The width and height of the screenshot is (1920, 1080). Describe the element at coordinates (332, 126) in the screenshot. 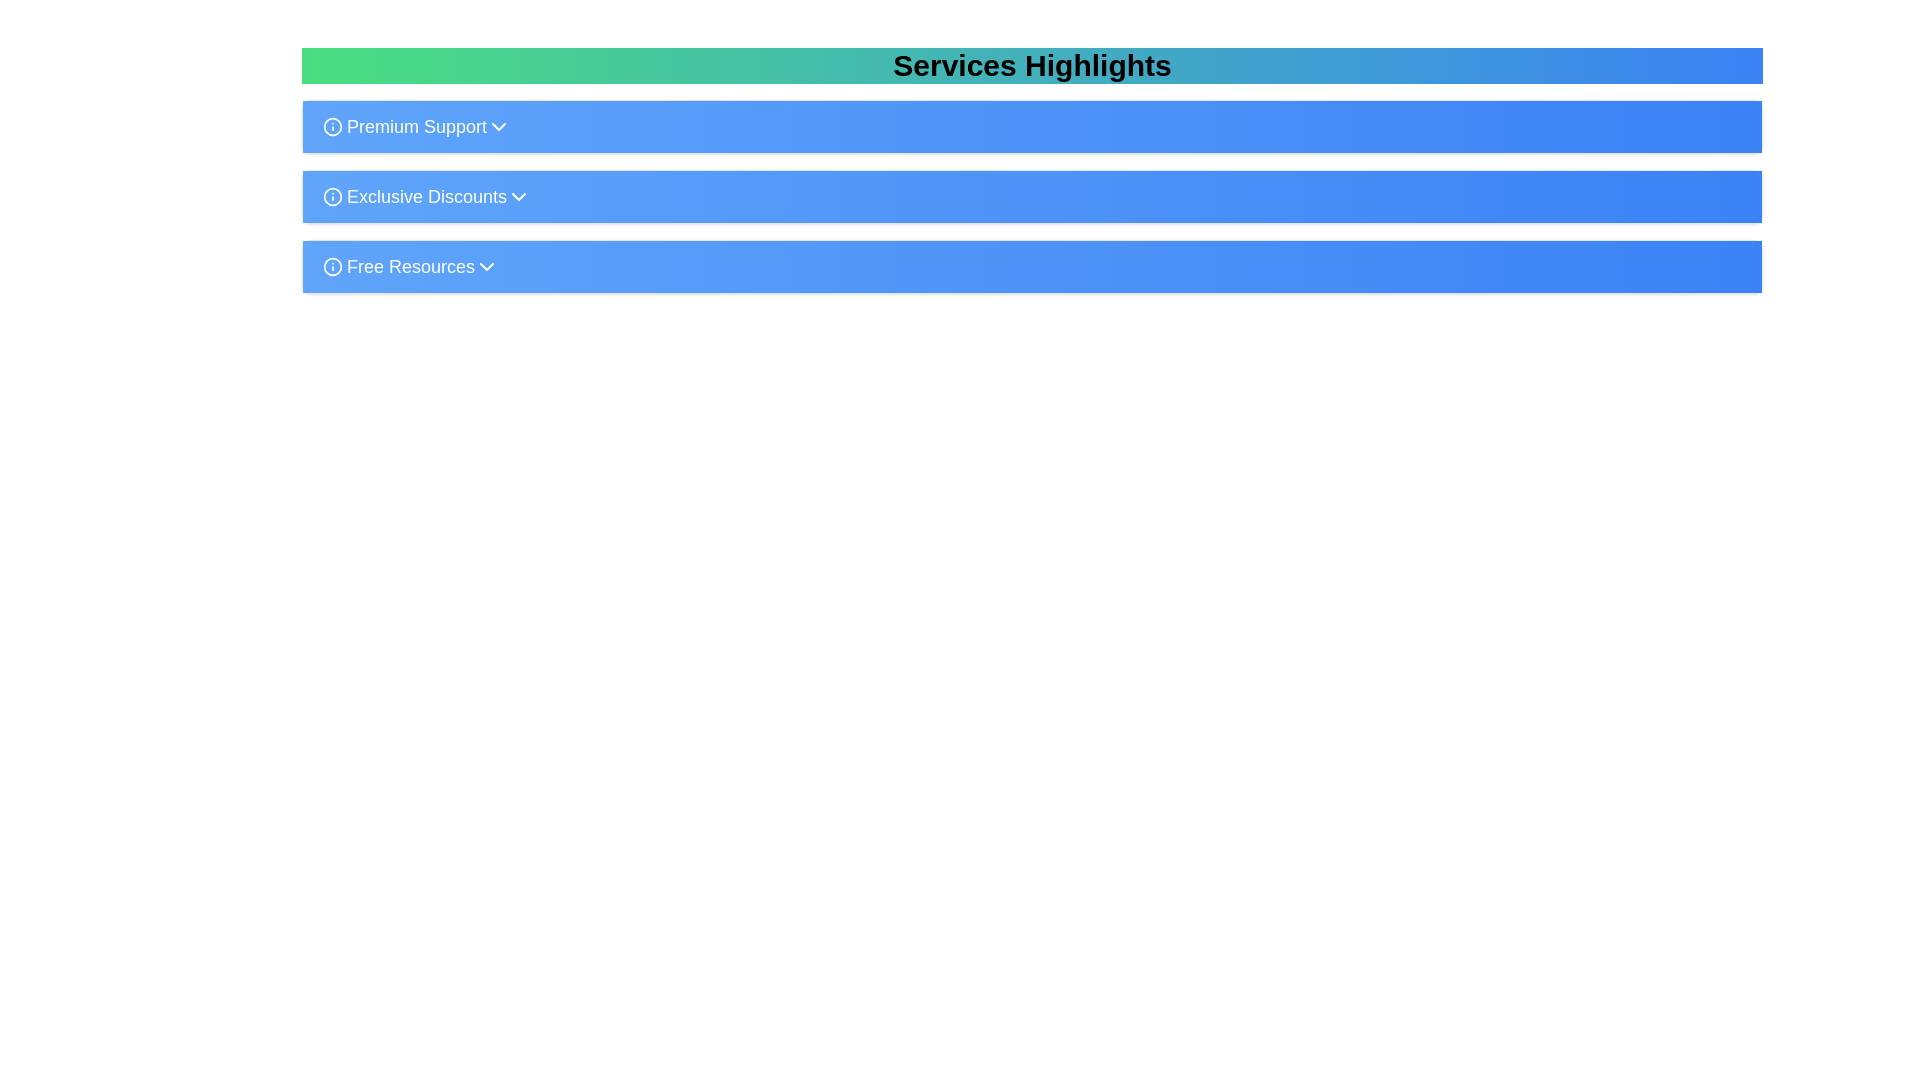

I see `the filled blue circular icon located to the left of the 'Premium Support' text in the vertical list if it is interactive` at that location.